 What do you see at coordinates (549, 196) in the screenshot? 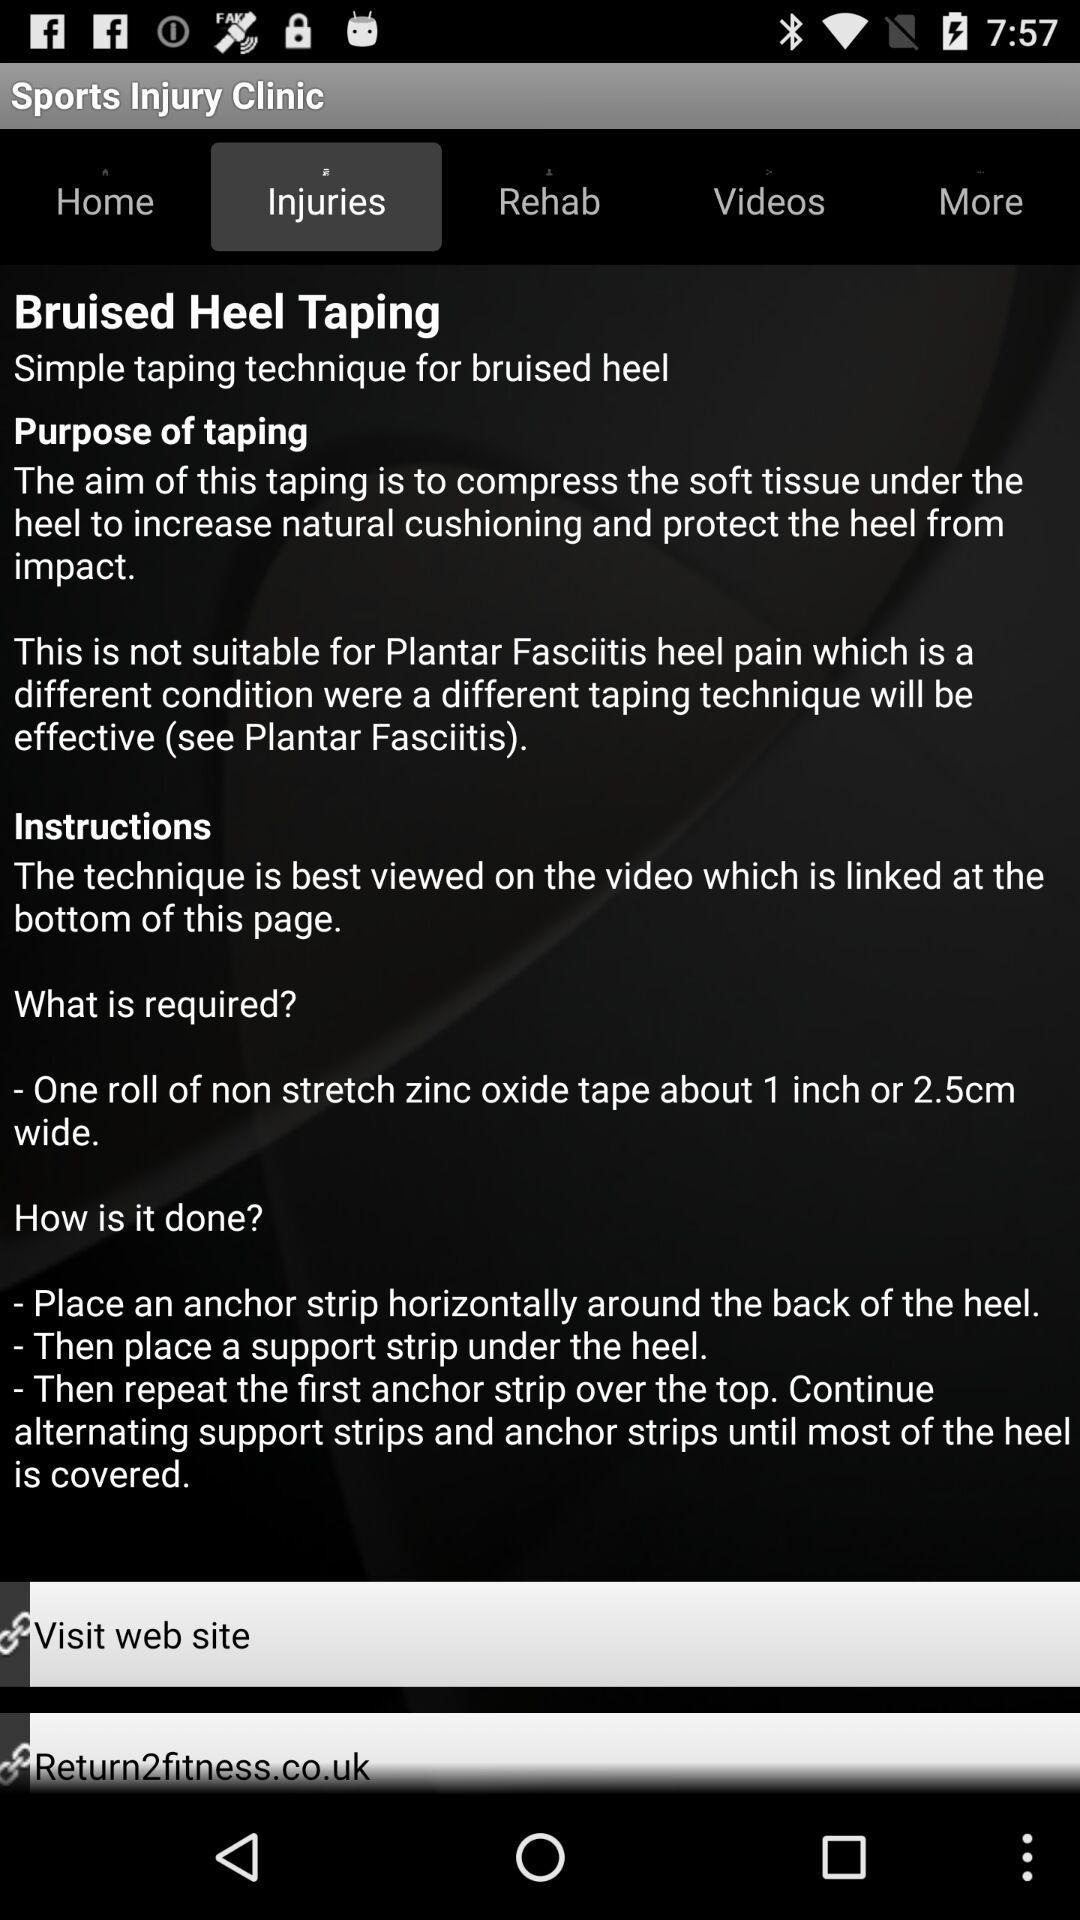
I see `button next to the injuries` at bounding box center [549, 196].